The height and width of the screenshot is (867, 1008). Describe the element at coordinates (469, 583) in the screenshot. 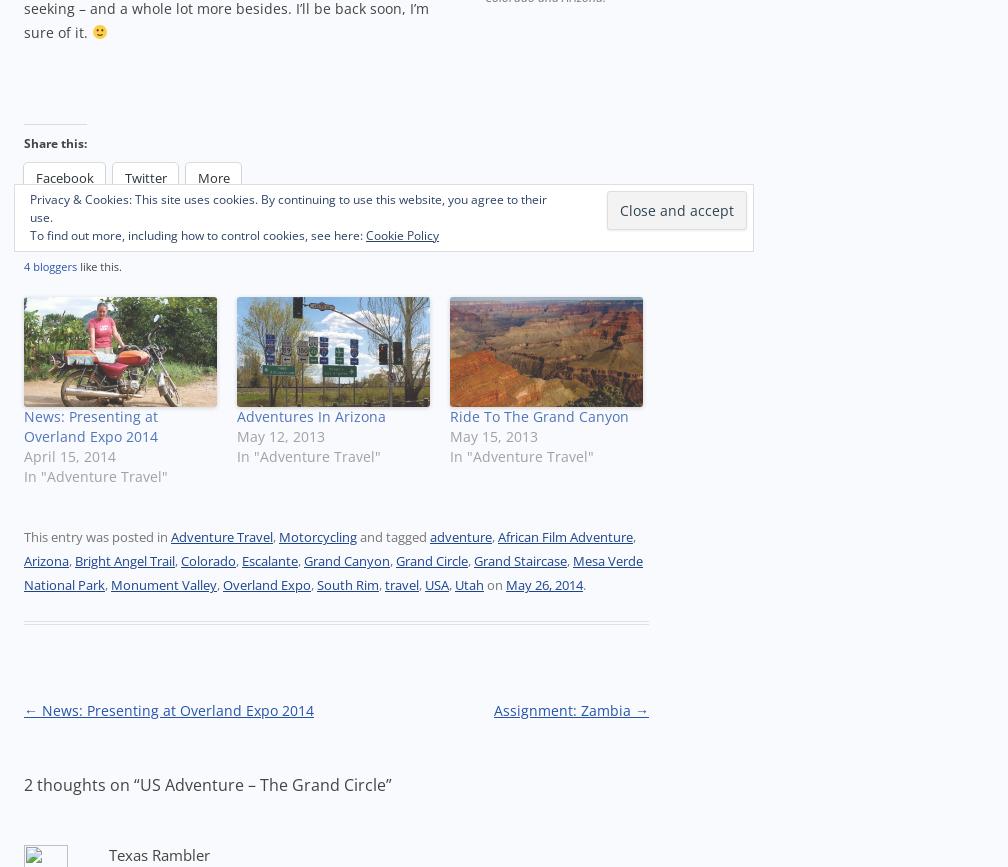

I see `'Utah'` at that location.